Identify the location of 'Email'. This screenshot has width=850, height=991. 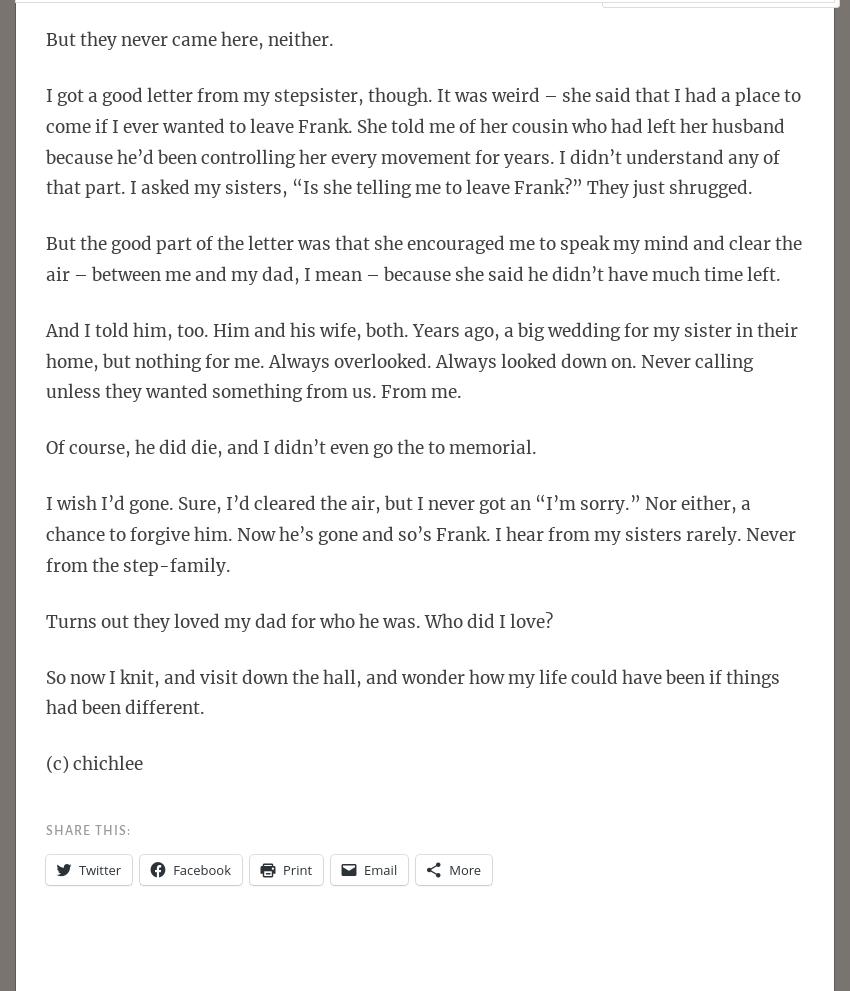
(379, 869).